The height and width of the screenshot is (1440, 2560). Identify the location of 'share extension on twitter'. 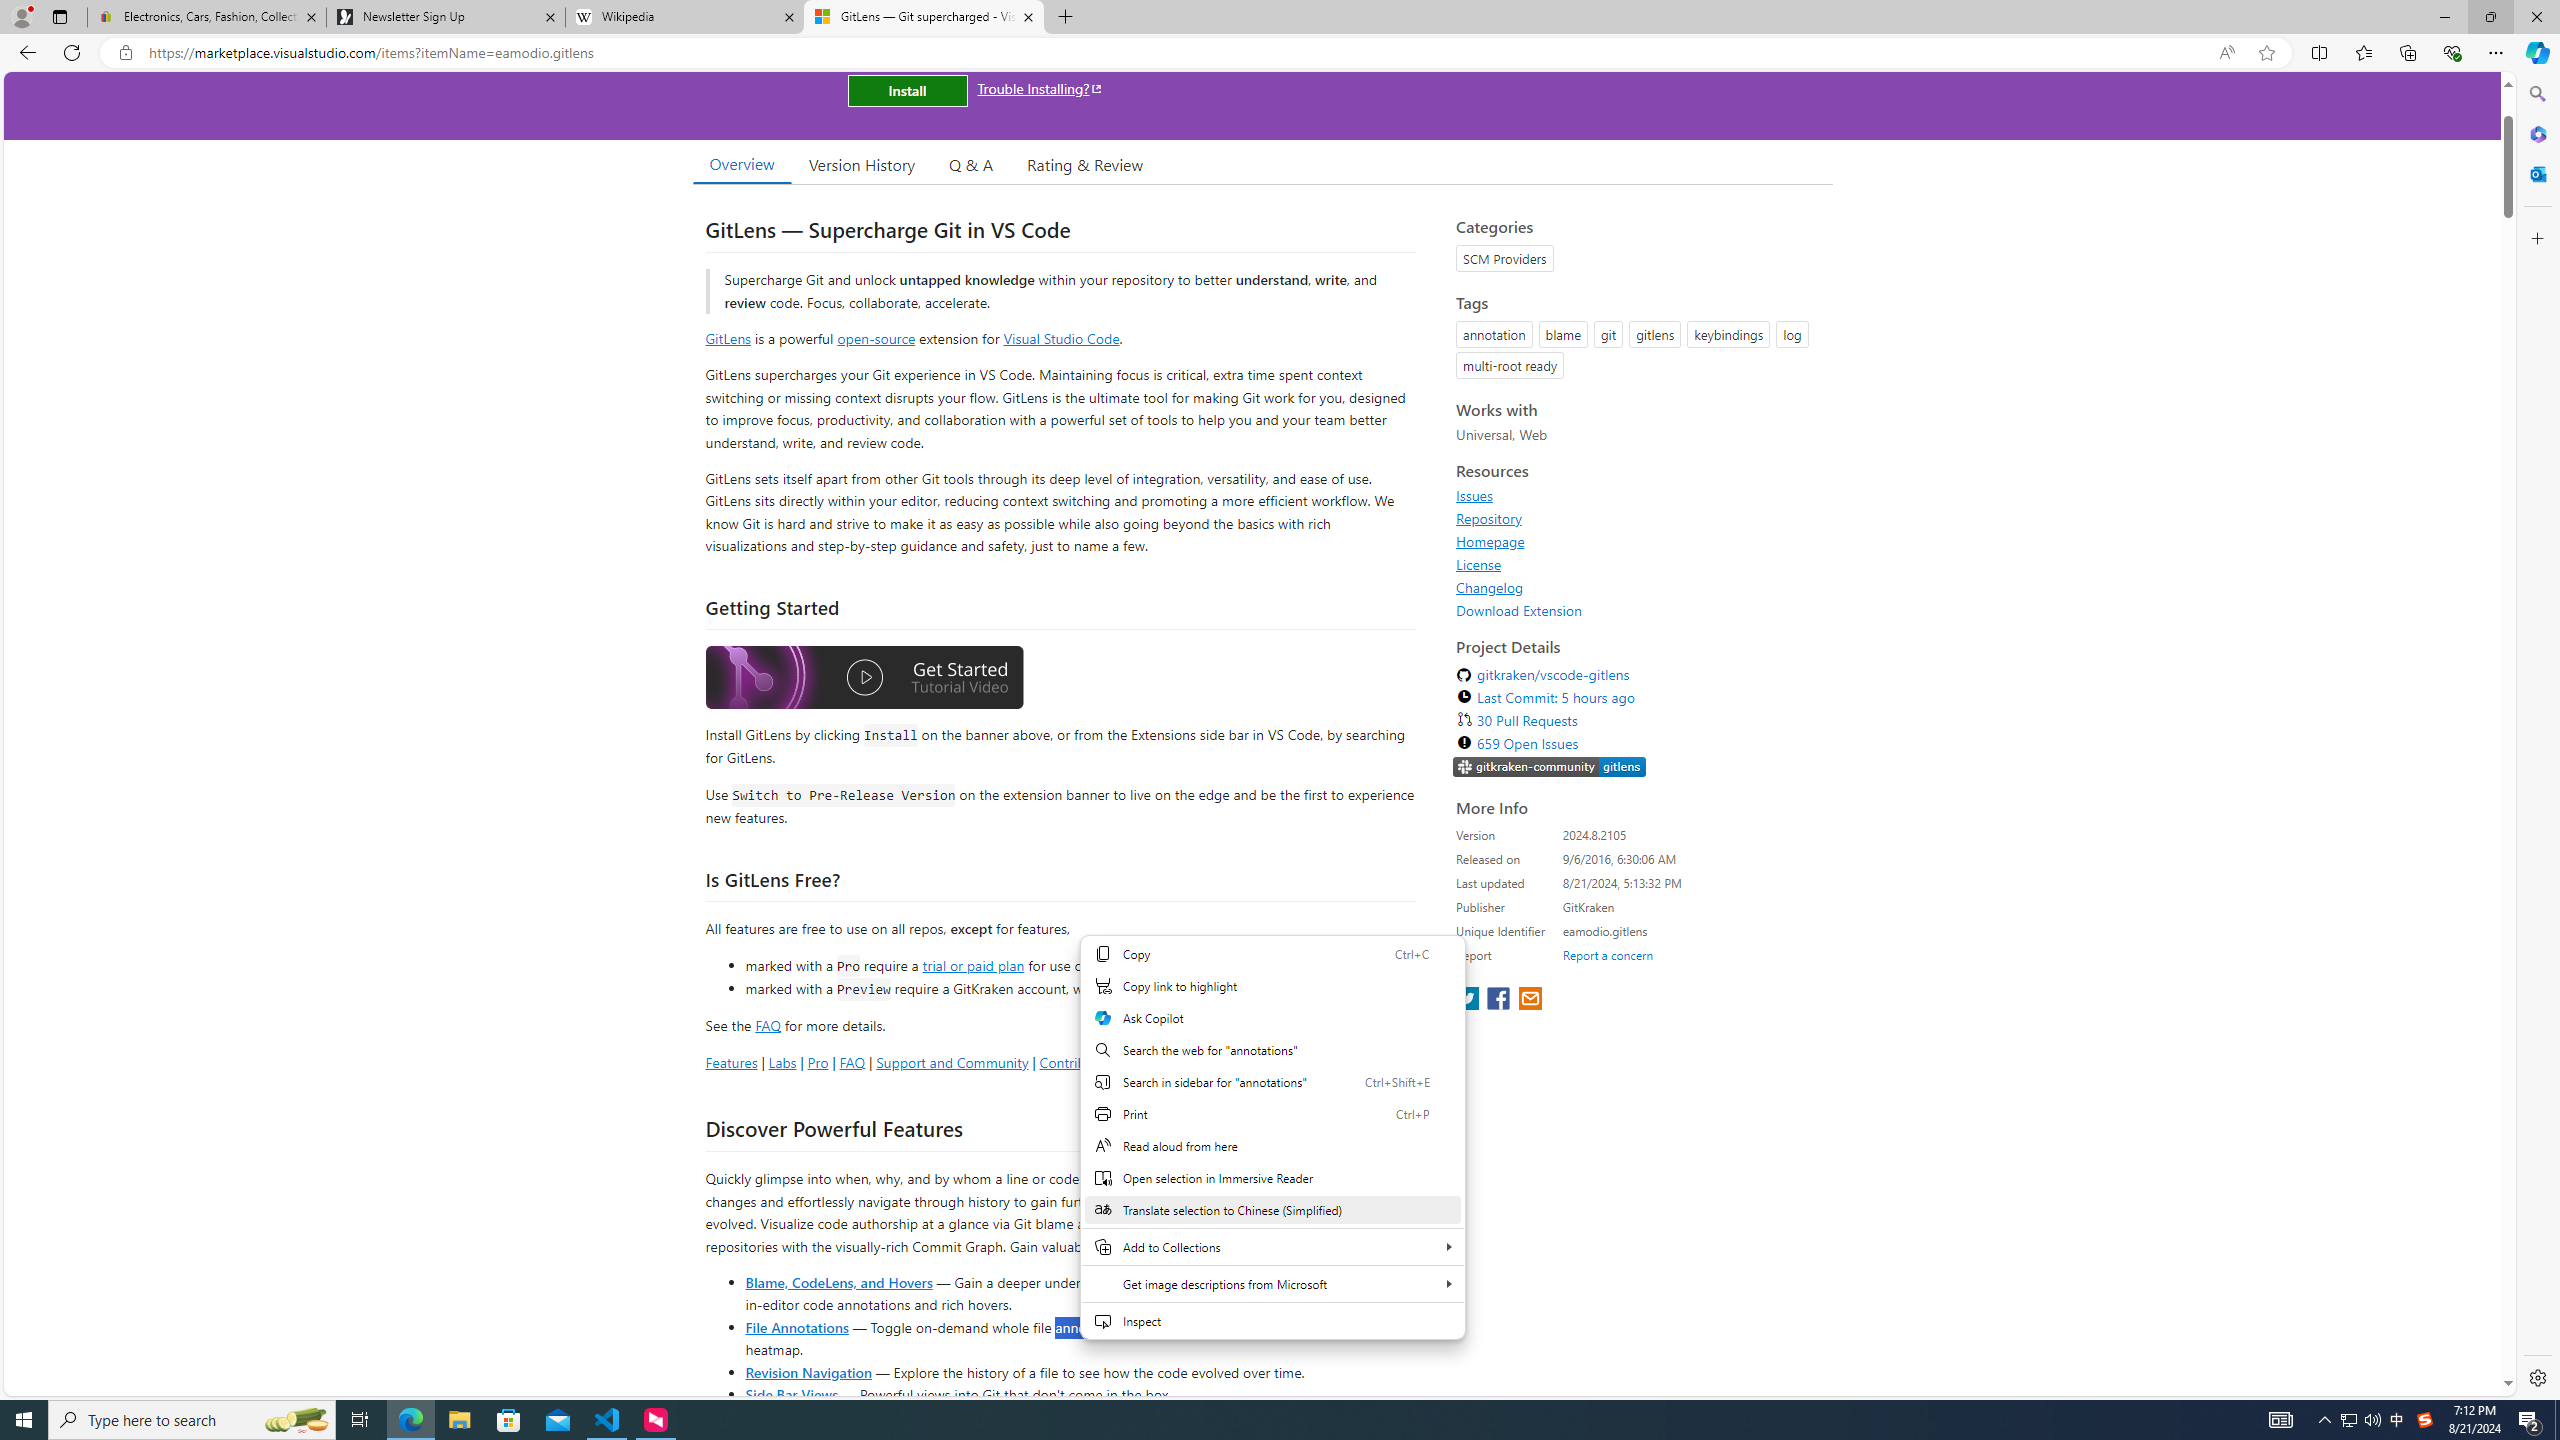
(1468, 999).